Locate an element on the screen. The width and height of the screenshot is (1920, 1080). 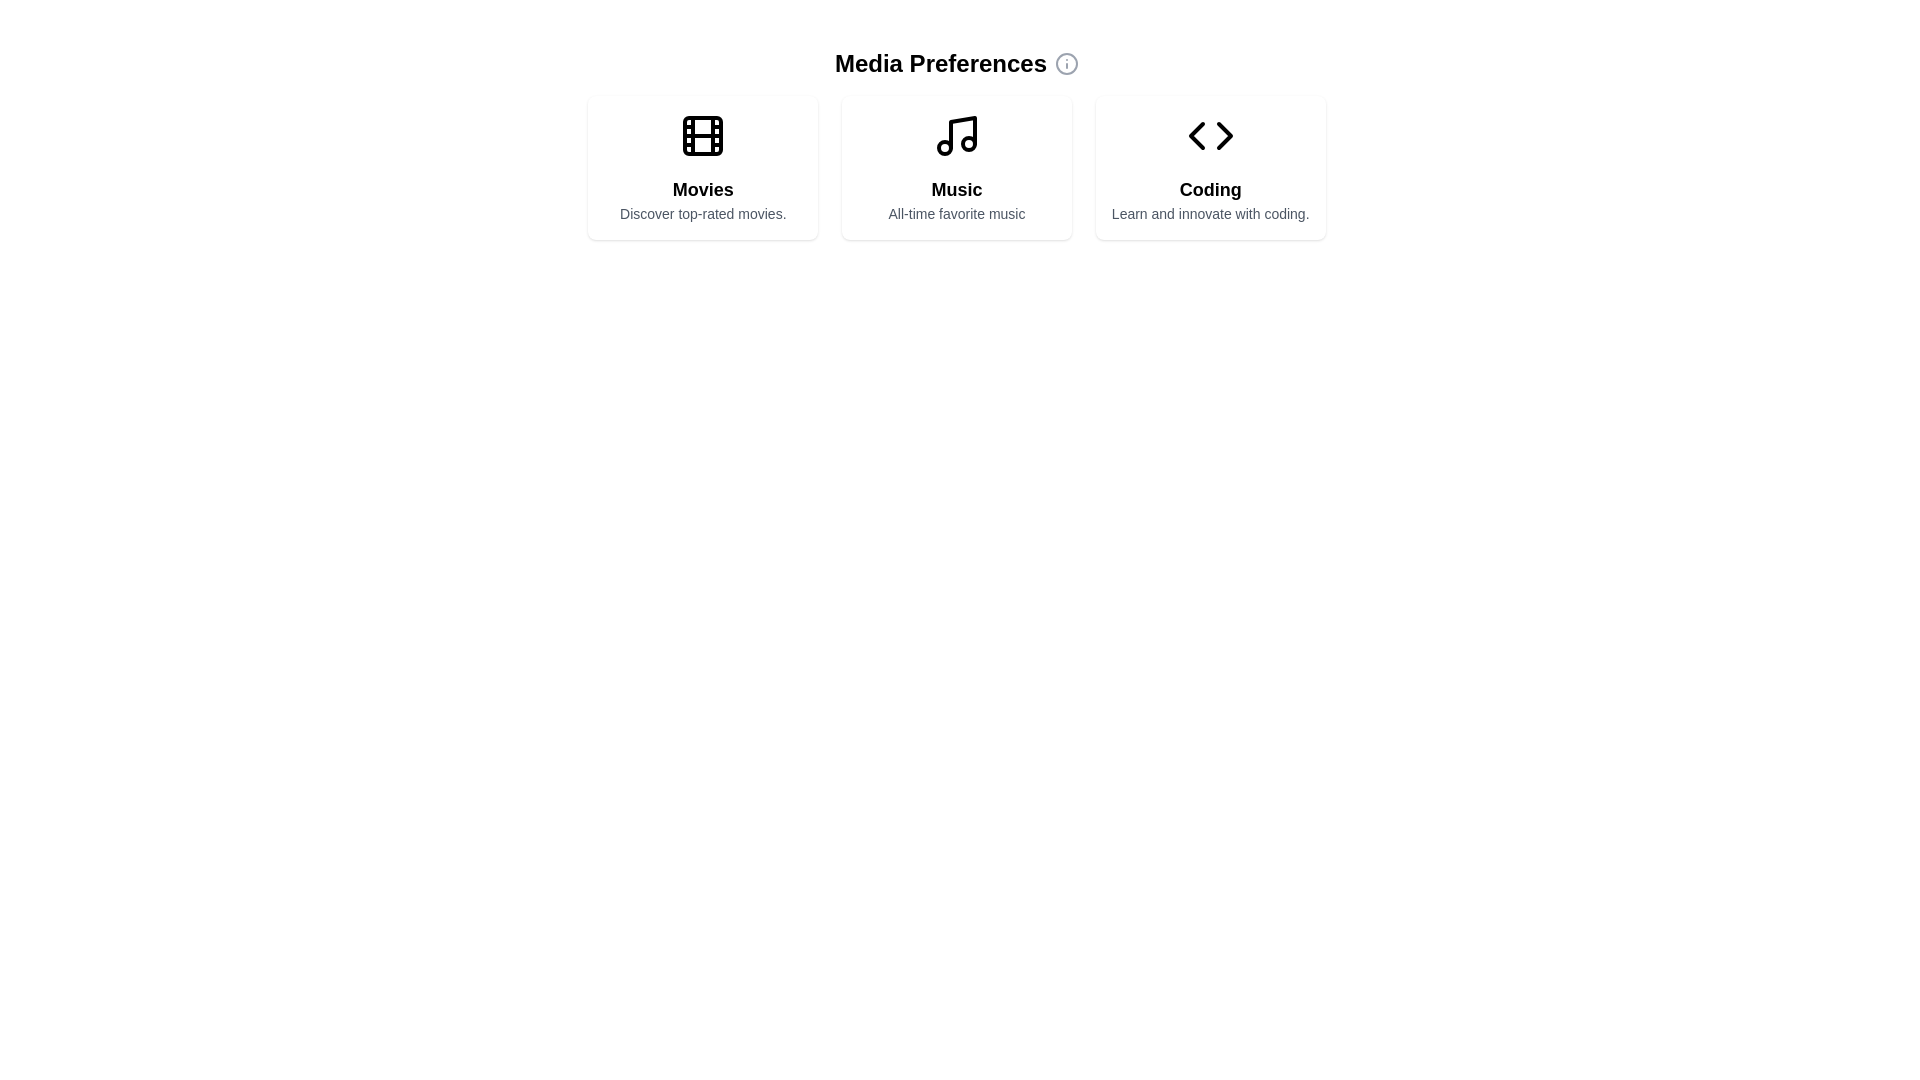
the descriptive text for the category 'Music', located beneath the 'Music' label in the second card of a row of three categories is located at coordinates (955, 213).